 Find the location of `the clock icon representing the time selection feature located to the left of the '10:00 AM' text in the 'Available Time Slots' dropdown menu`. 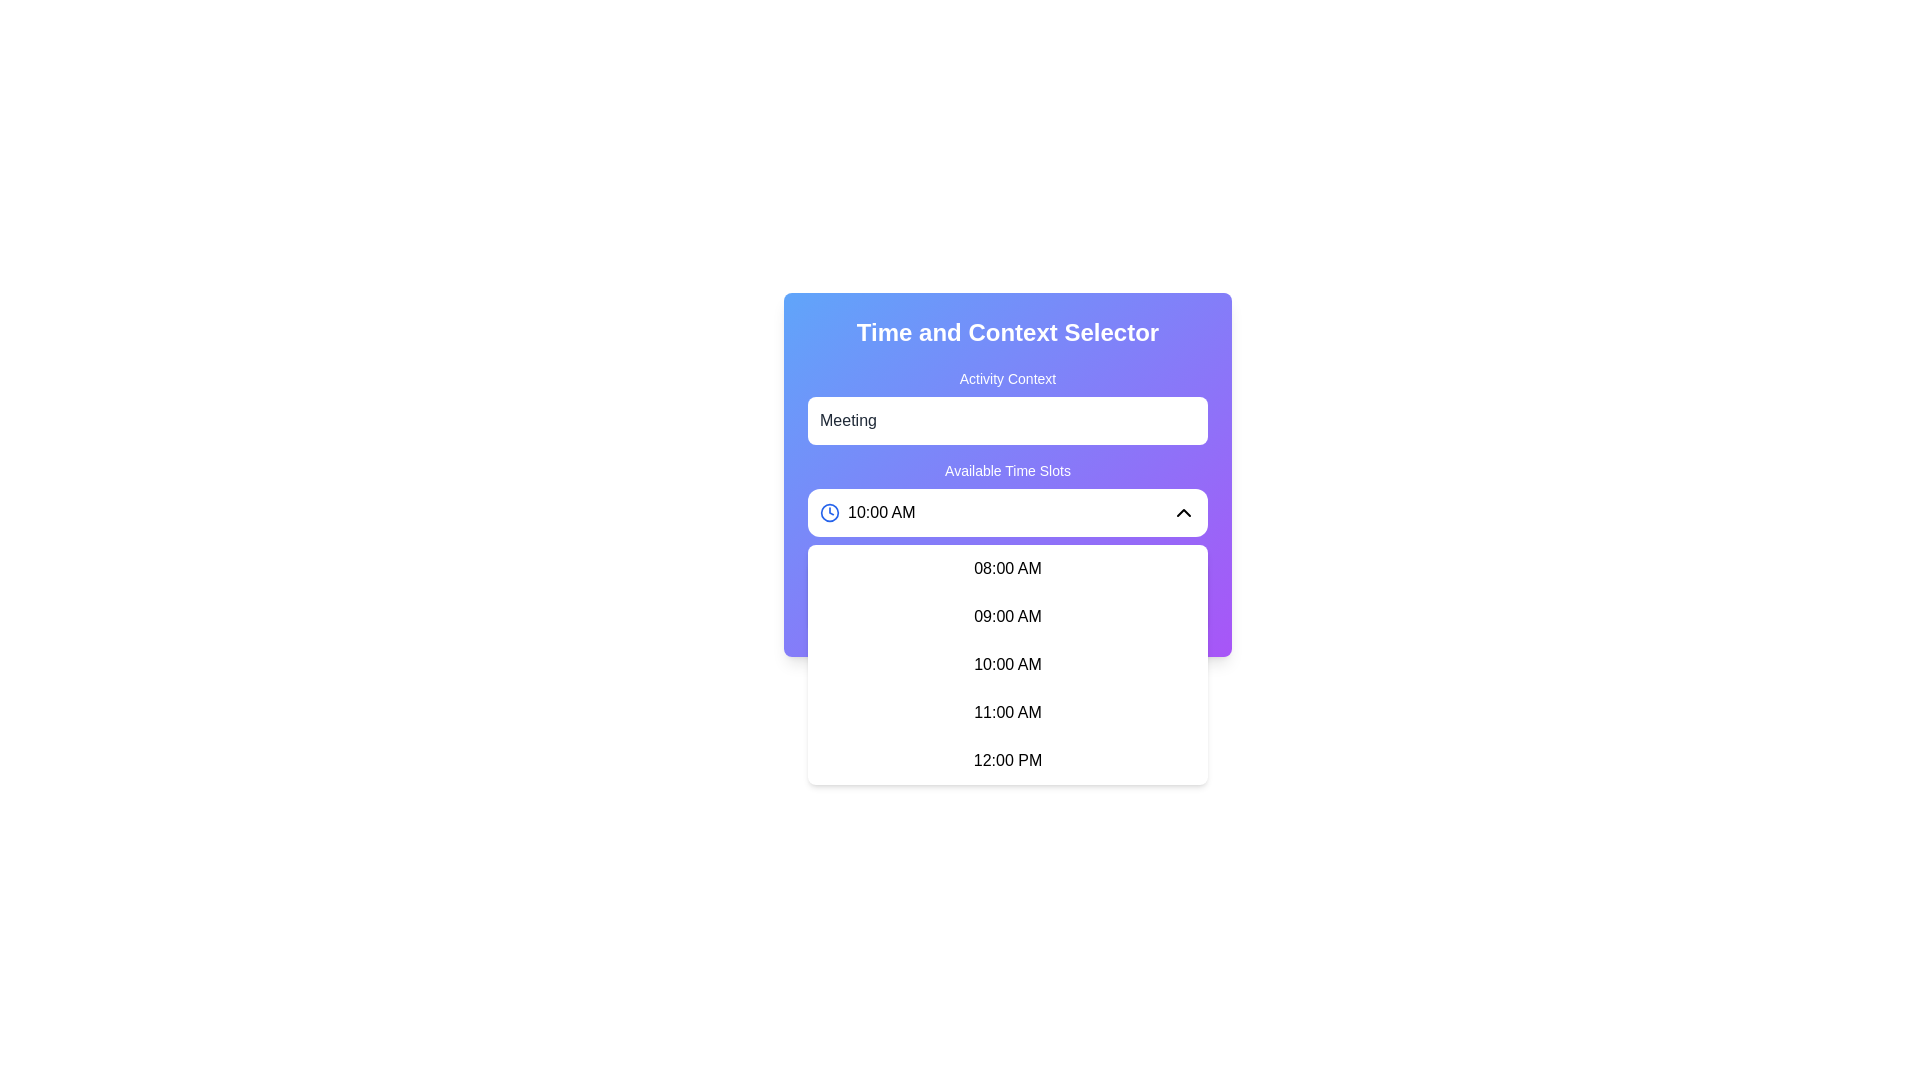

the clock icon representing the time selection feature located to the left of the '10:00 AM' text in the 'Available Time Slots' dropdown menu is located at coordinates (830, 512).